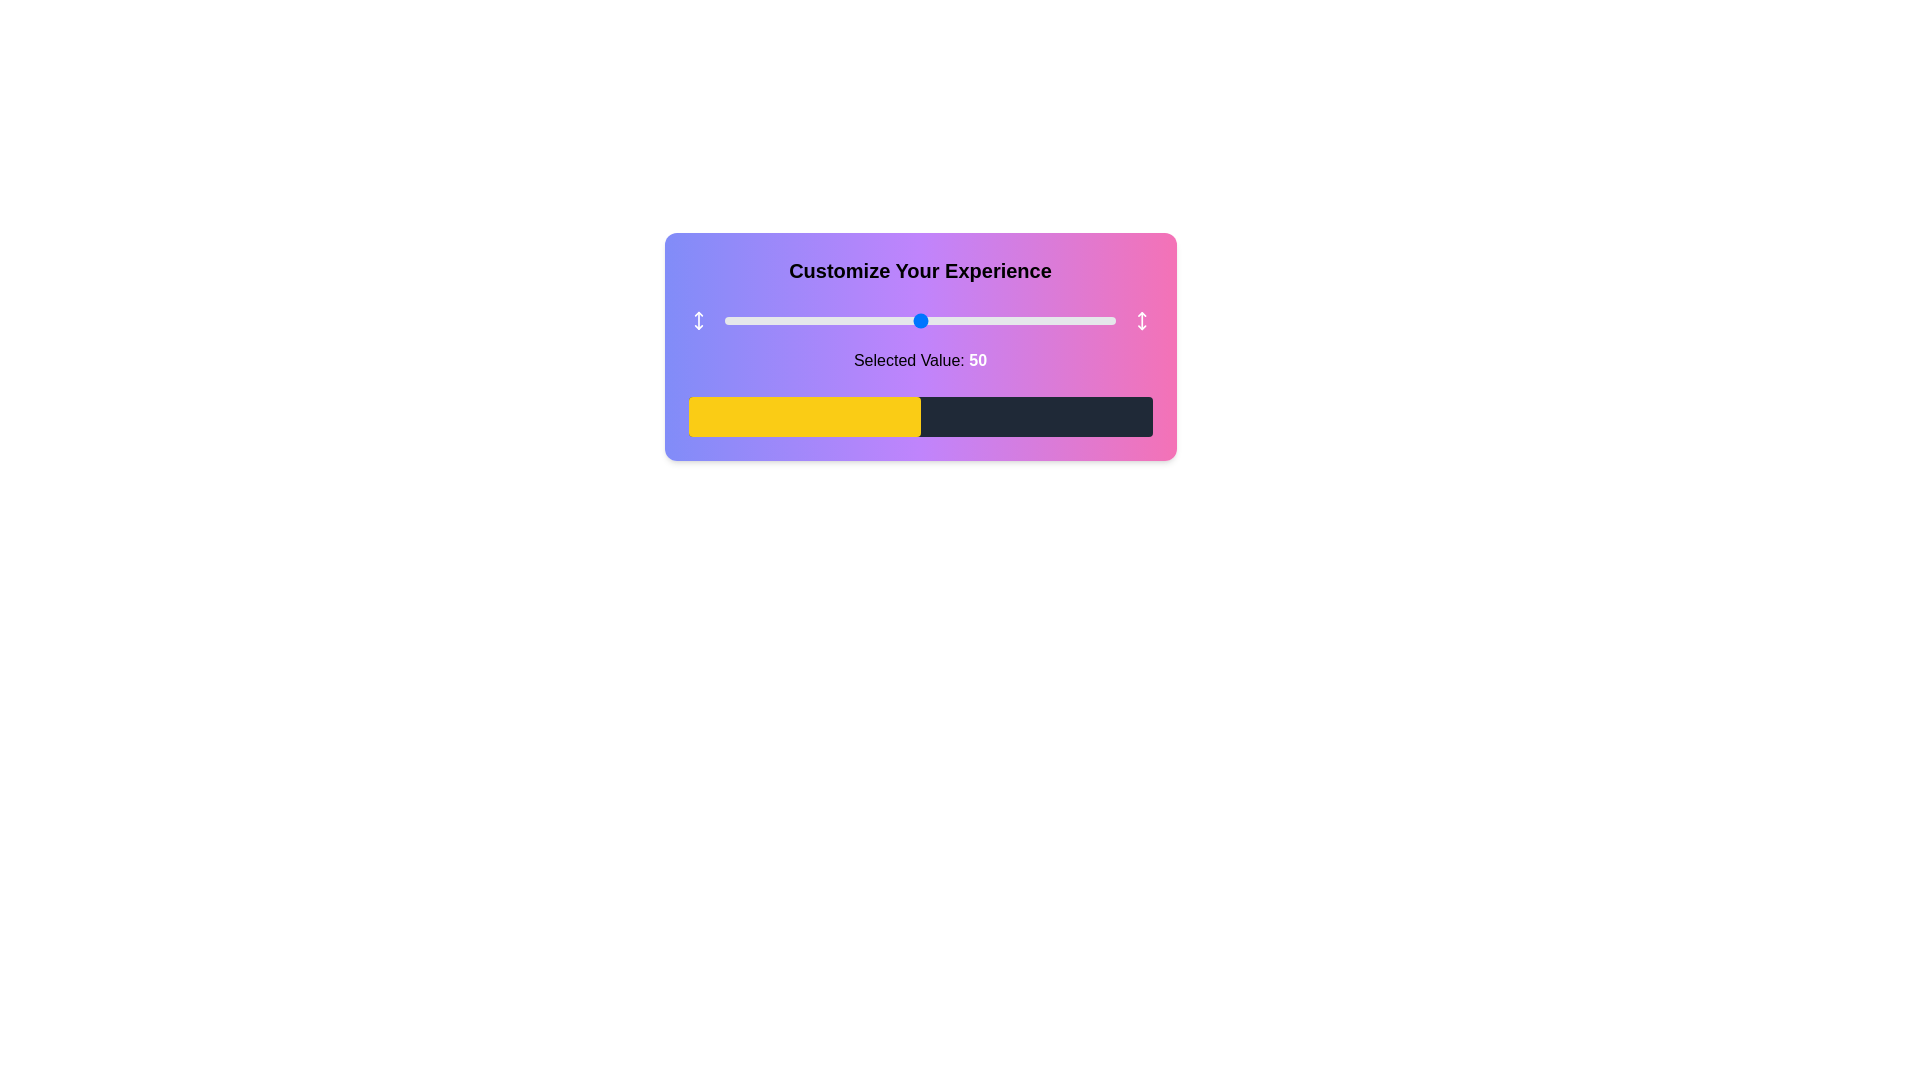 The width and height of the screenshot is (1920, 1080). Describe the element at coordinates (1052, 319) in the screenshot. I see `the slider to set its value to 84` at that location.